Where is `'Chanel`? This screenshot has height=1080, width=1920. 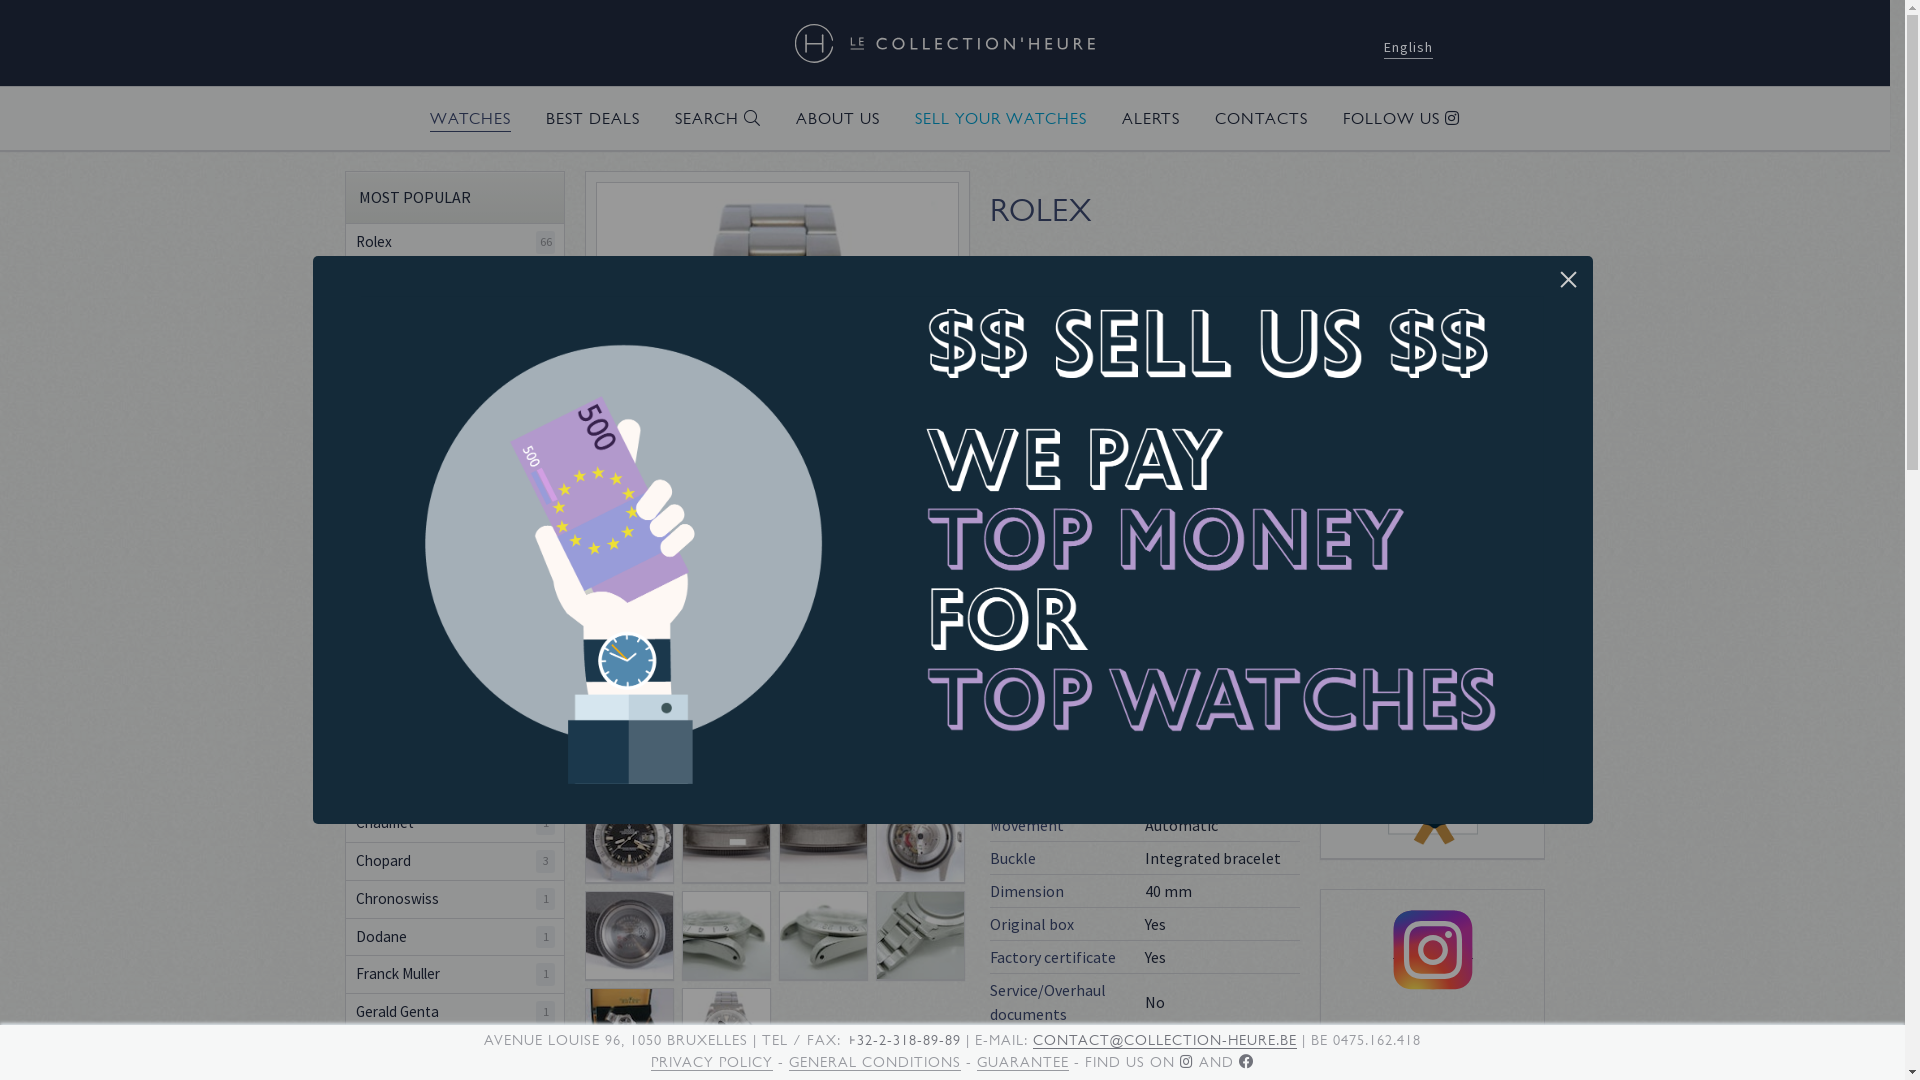
'Chanel is located at coordinates (454, 784).